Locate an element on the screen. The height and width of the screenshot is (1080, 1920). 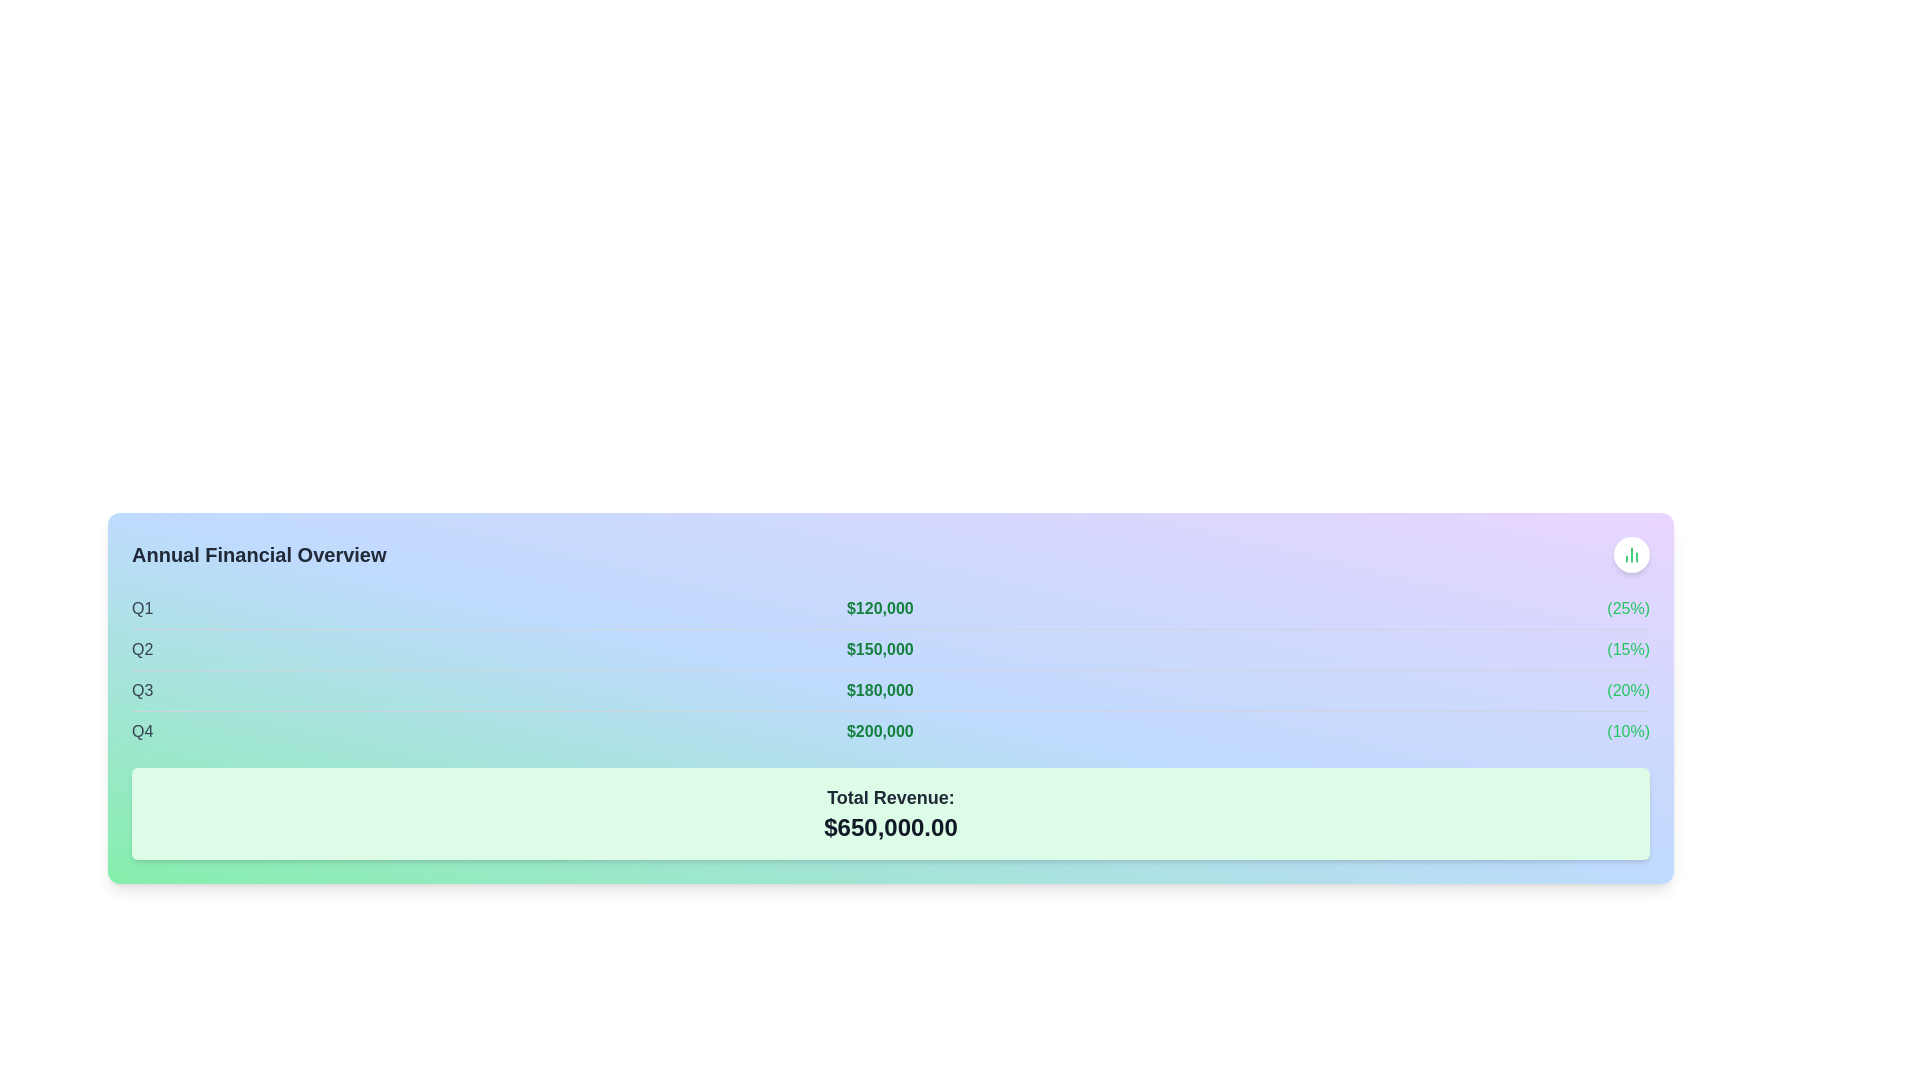
the static text label displaying '(10%)' in green, which is positioned to the right of the 'Q4' row in the table layout, next to '$200,000' is located at coordinates (1628, 732).